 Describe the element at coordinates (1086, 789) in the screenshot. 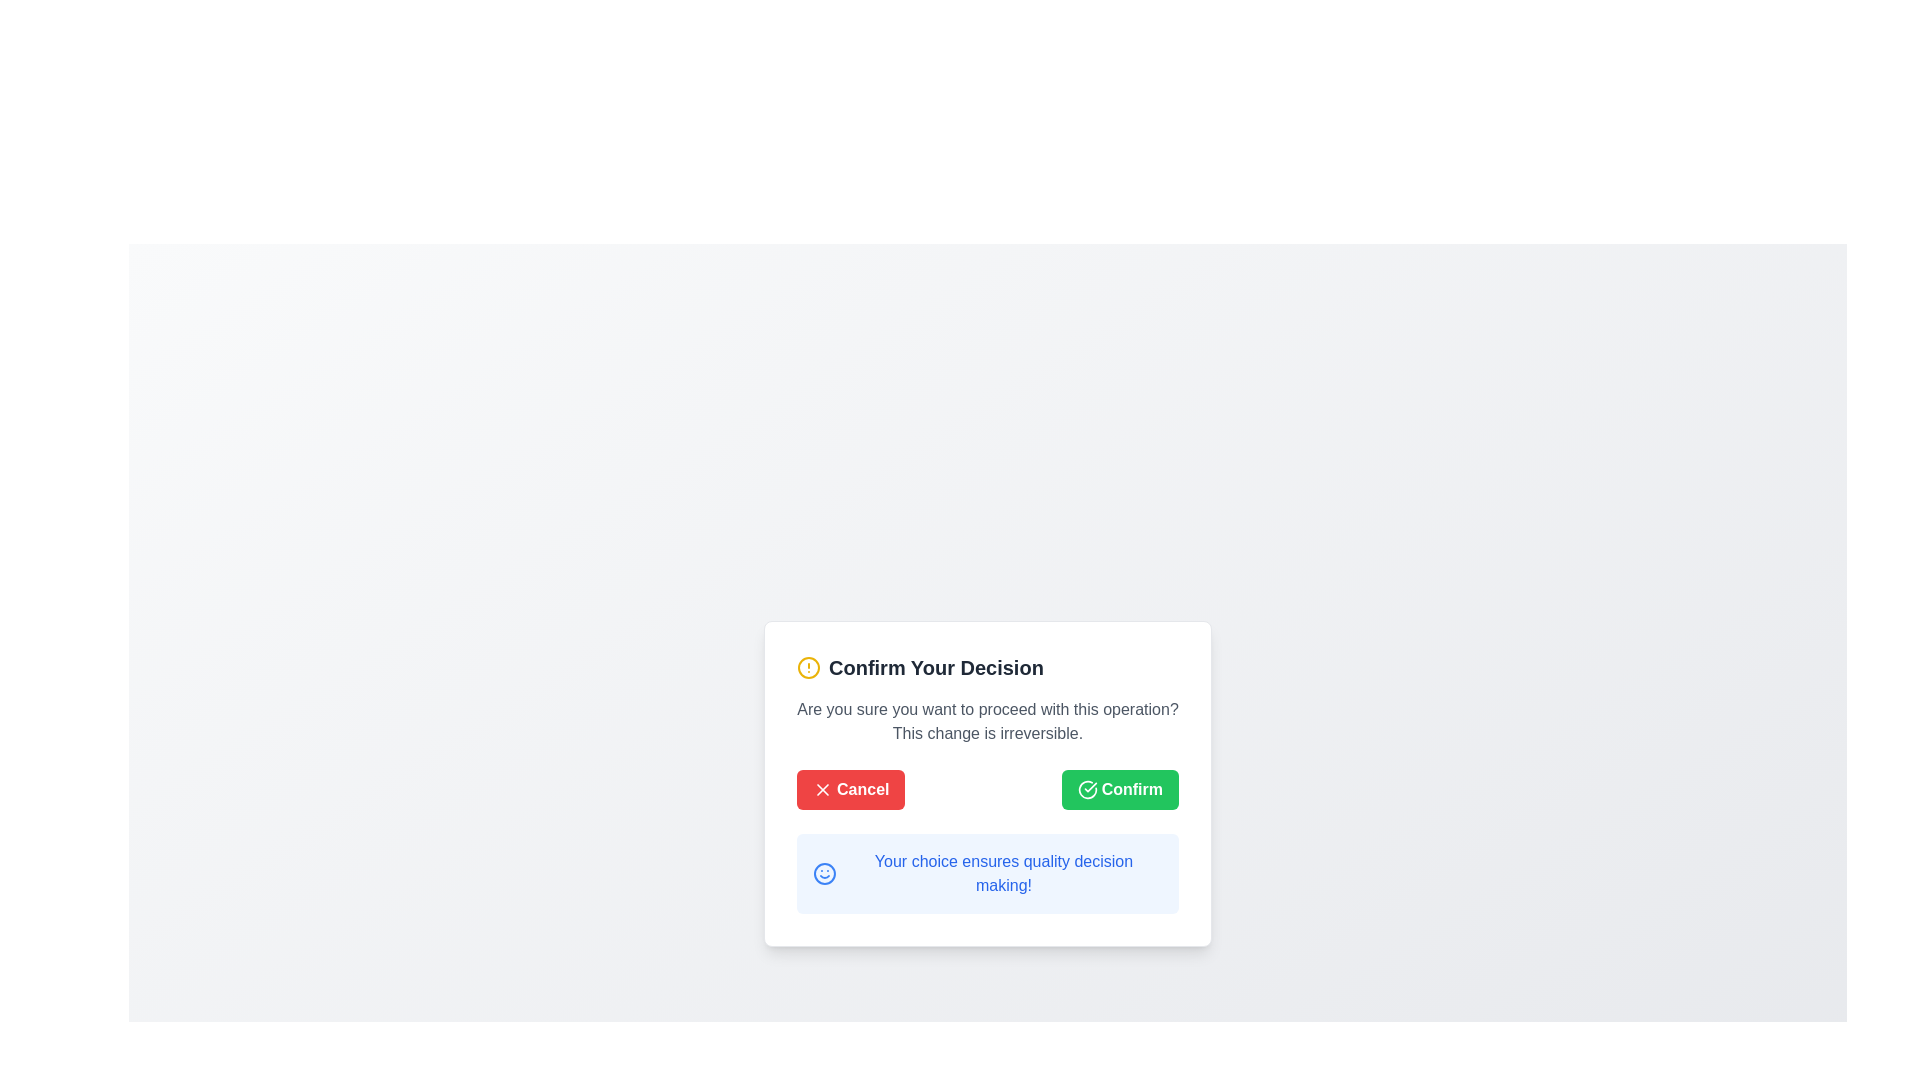

I see `the circular component of the SVG graphic that serves as a status or confirmation indicator within the dialog box` at that location.